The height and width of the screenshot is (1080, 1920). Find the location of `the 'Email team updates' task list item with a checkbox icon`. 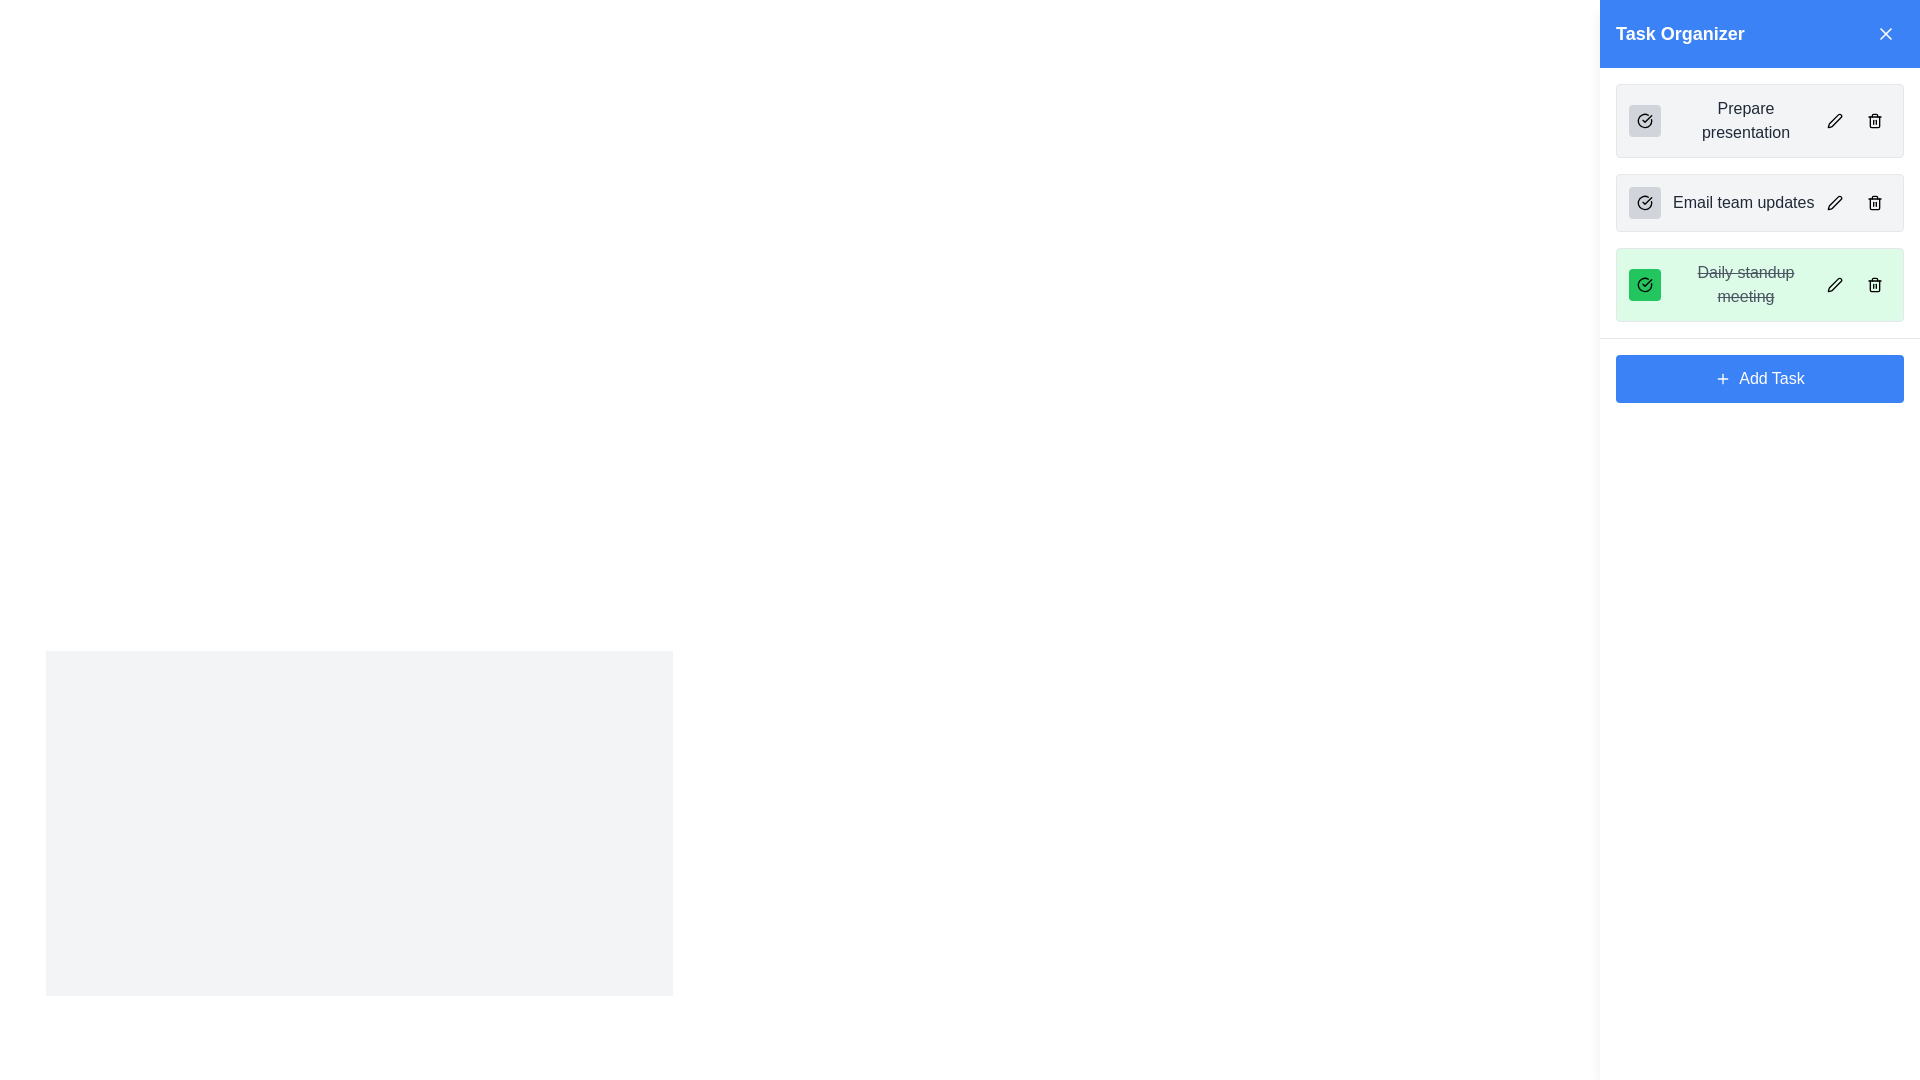

the 'Email team updates' task list item with a checkbox icon is located at coordinates (1720, 203).